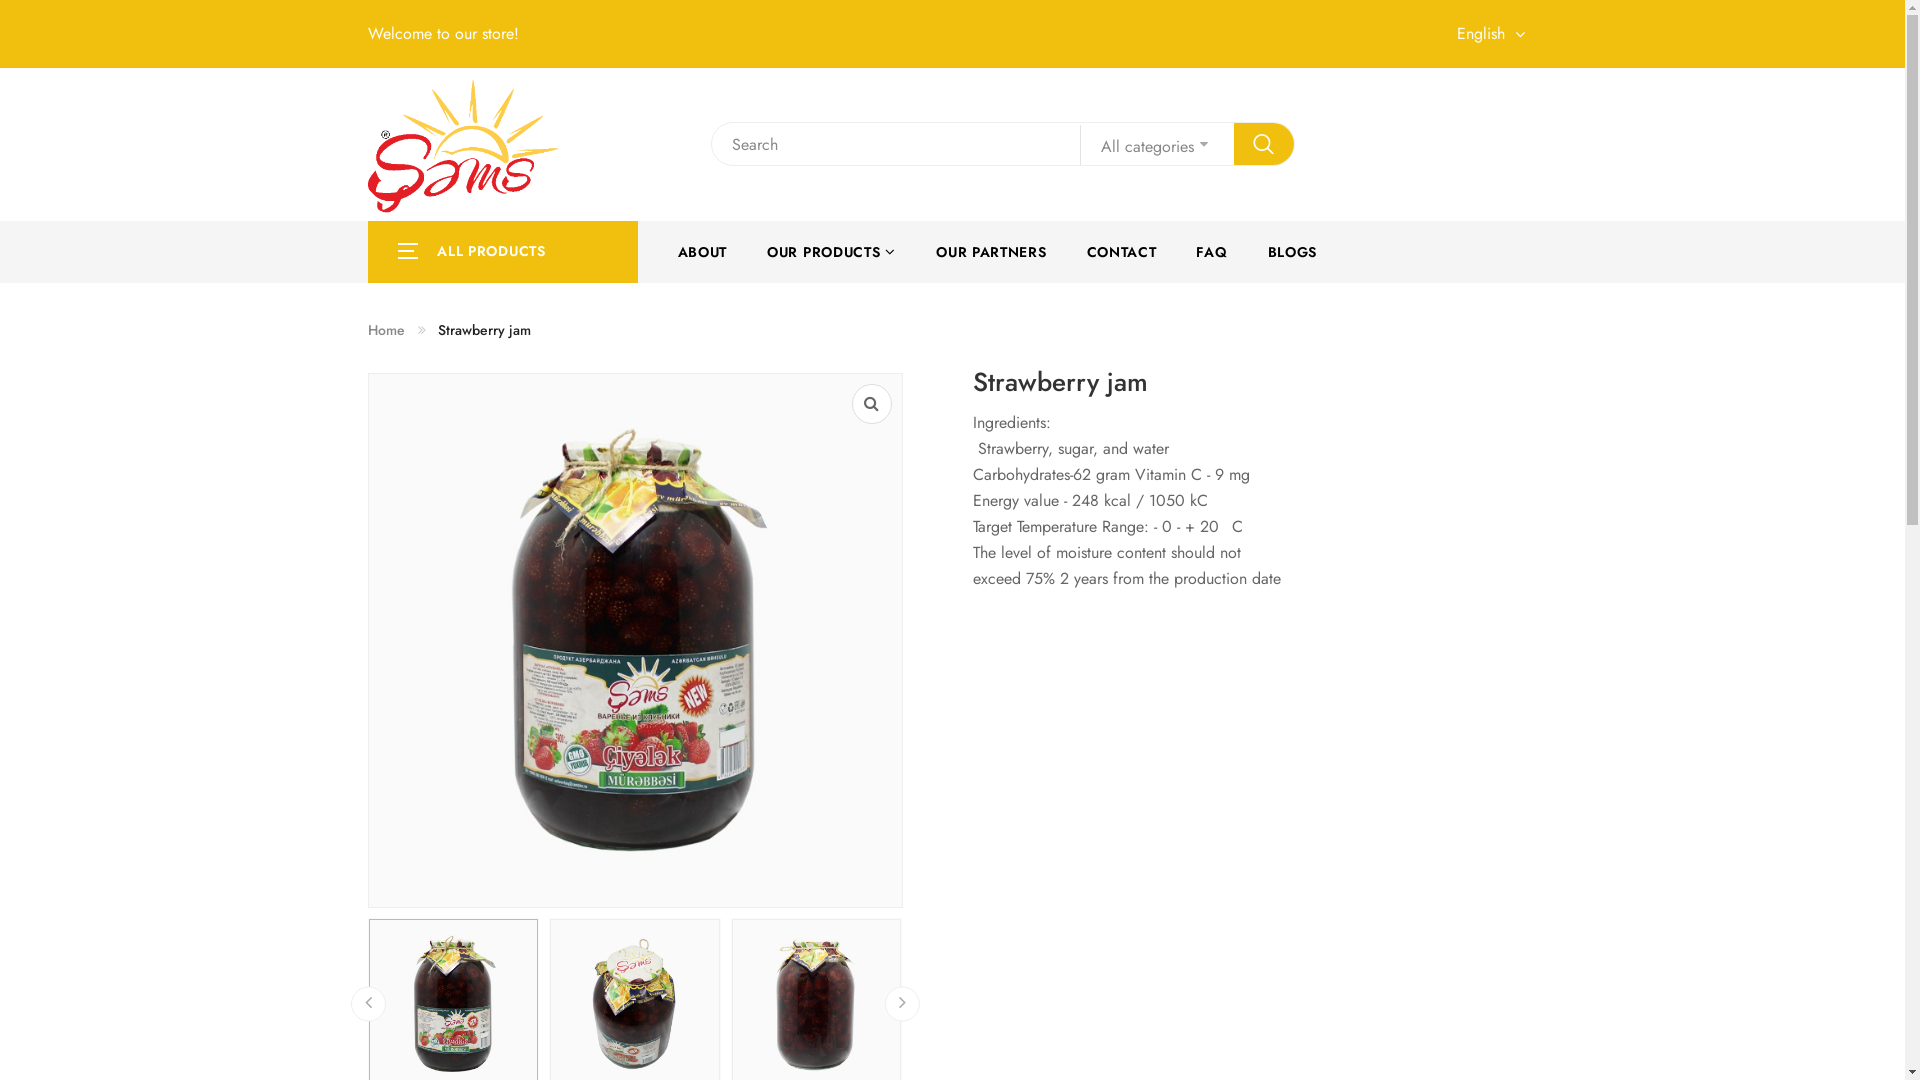  I want to click on 'English', so click(1496, 33).